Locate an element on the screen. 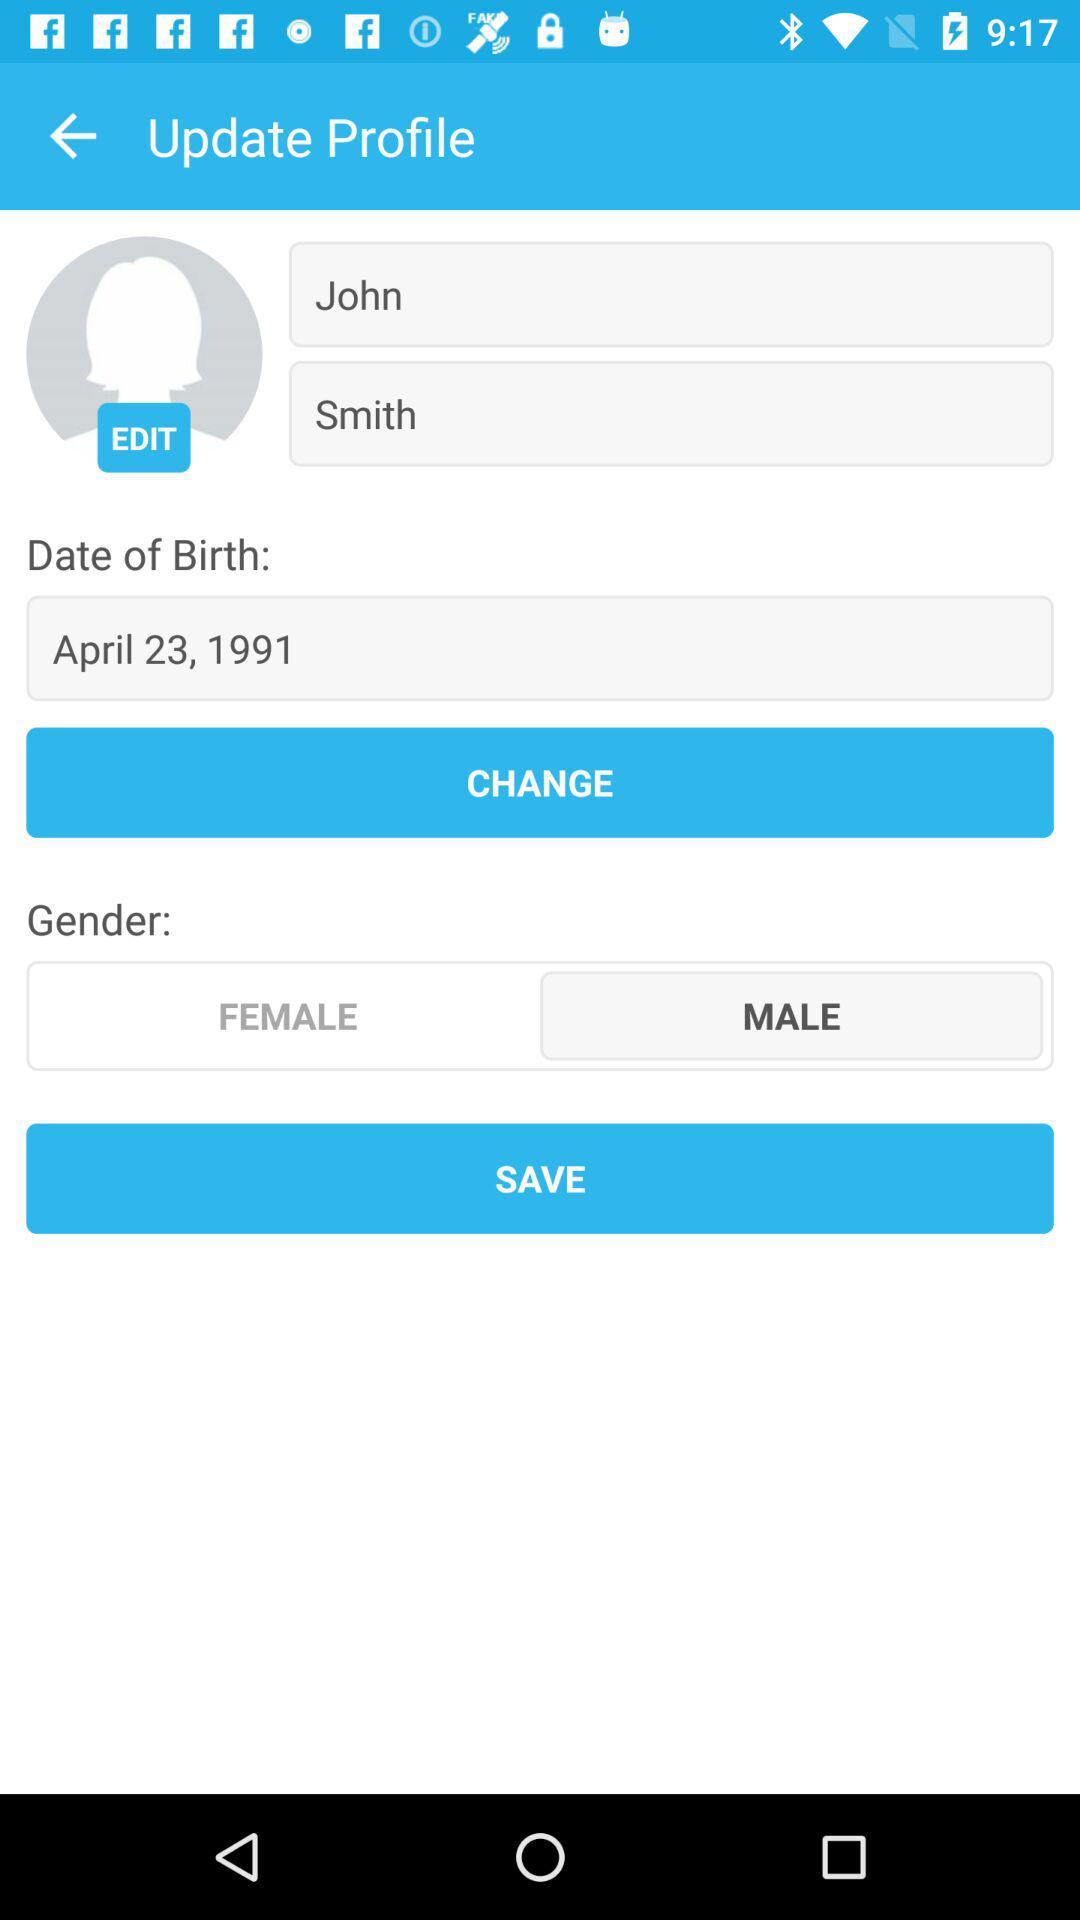 The width and height of the screenshot is (1080, 1920). item to the left of the smith icon is located at coordinates (142, 436).